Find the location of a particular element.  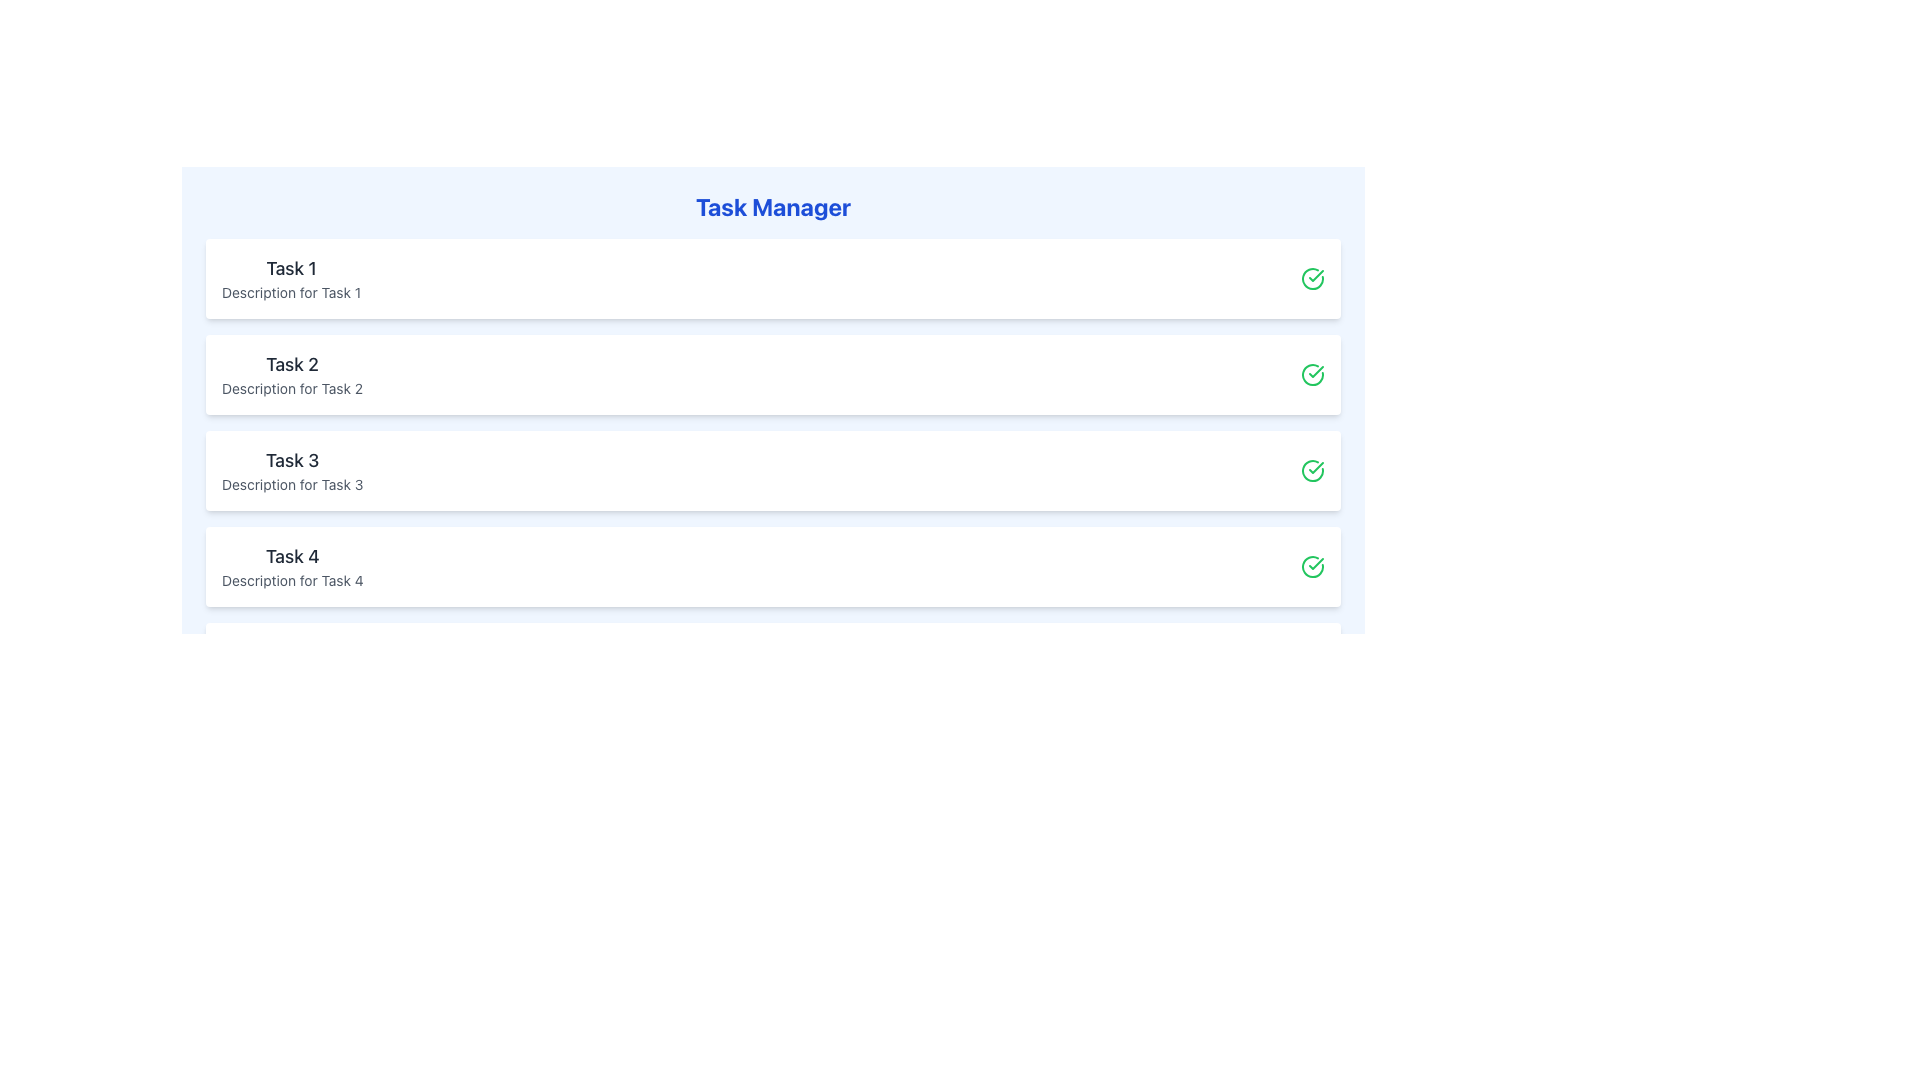

the green checkmark icon in the top-right corner of the 'Task 4' box is located at coordinates (1313, 567).